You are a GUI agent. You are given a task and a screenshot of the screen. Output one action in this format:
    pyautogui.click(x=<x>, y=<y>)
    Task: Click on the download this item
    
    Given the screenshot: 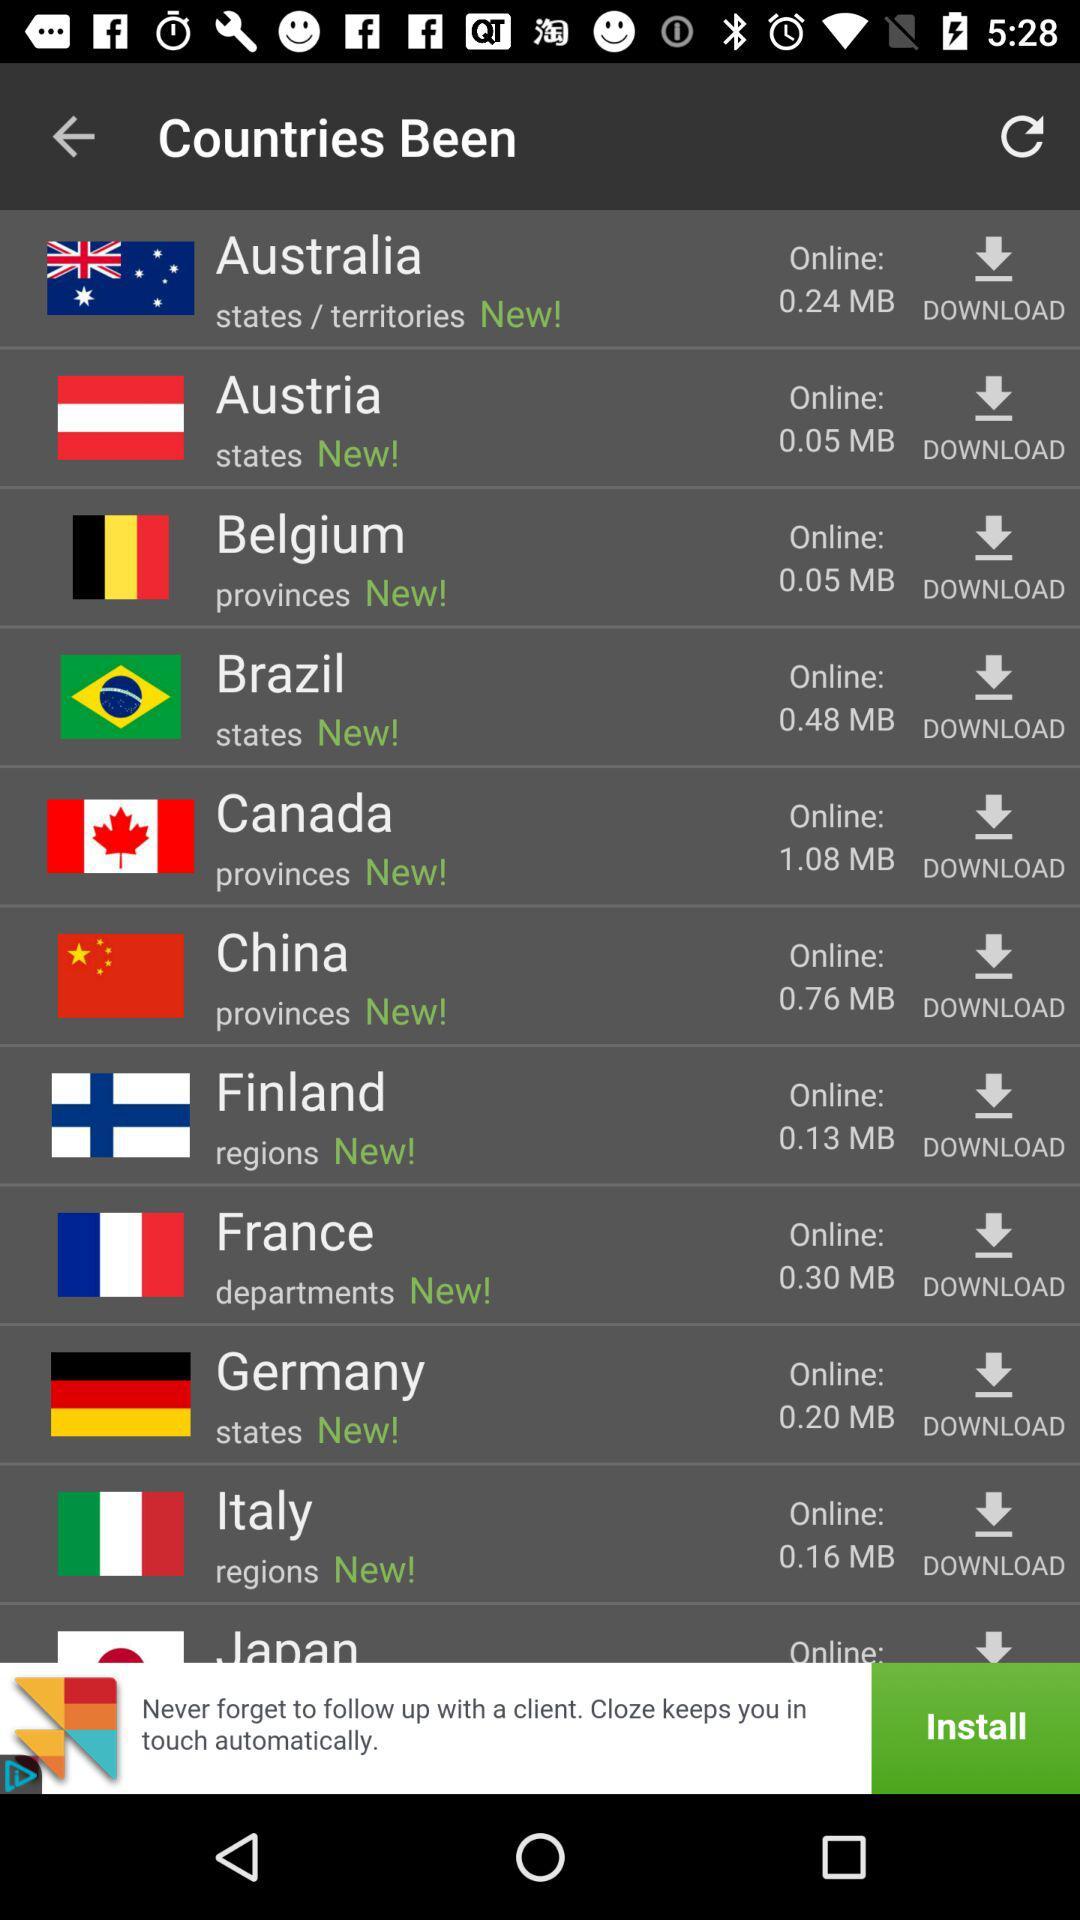 What is the action you would take?
    pyautogui.click(x=993, y=259)
    